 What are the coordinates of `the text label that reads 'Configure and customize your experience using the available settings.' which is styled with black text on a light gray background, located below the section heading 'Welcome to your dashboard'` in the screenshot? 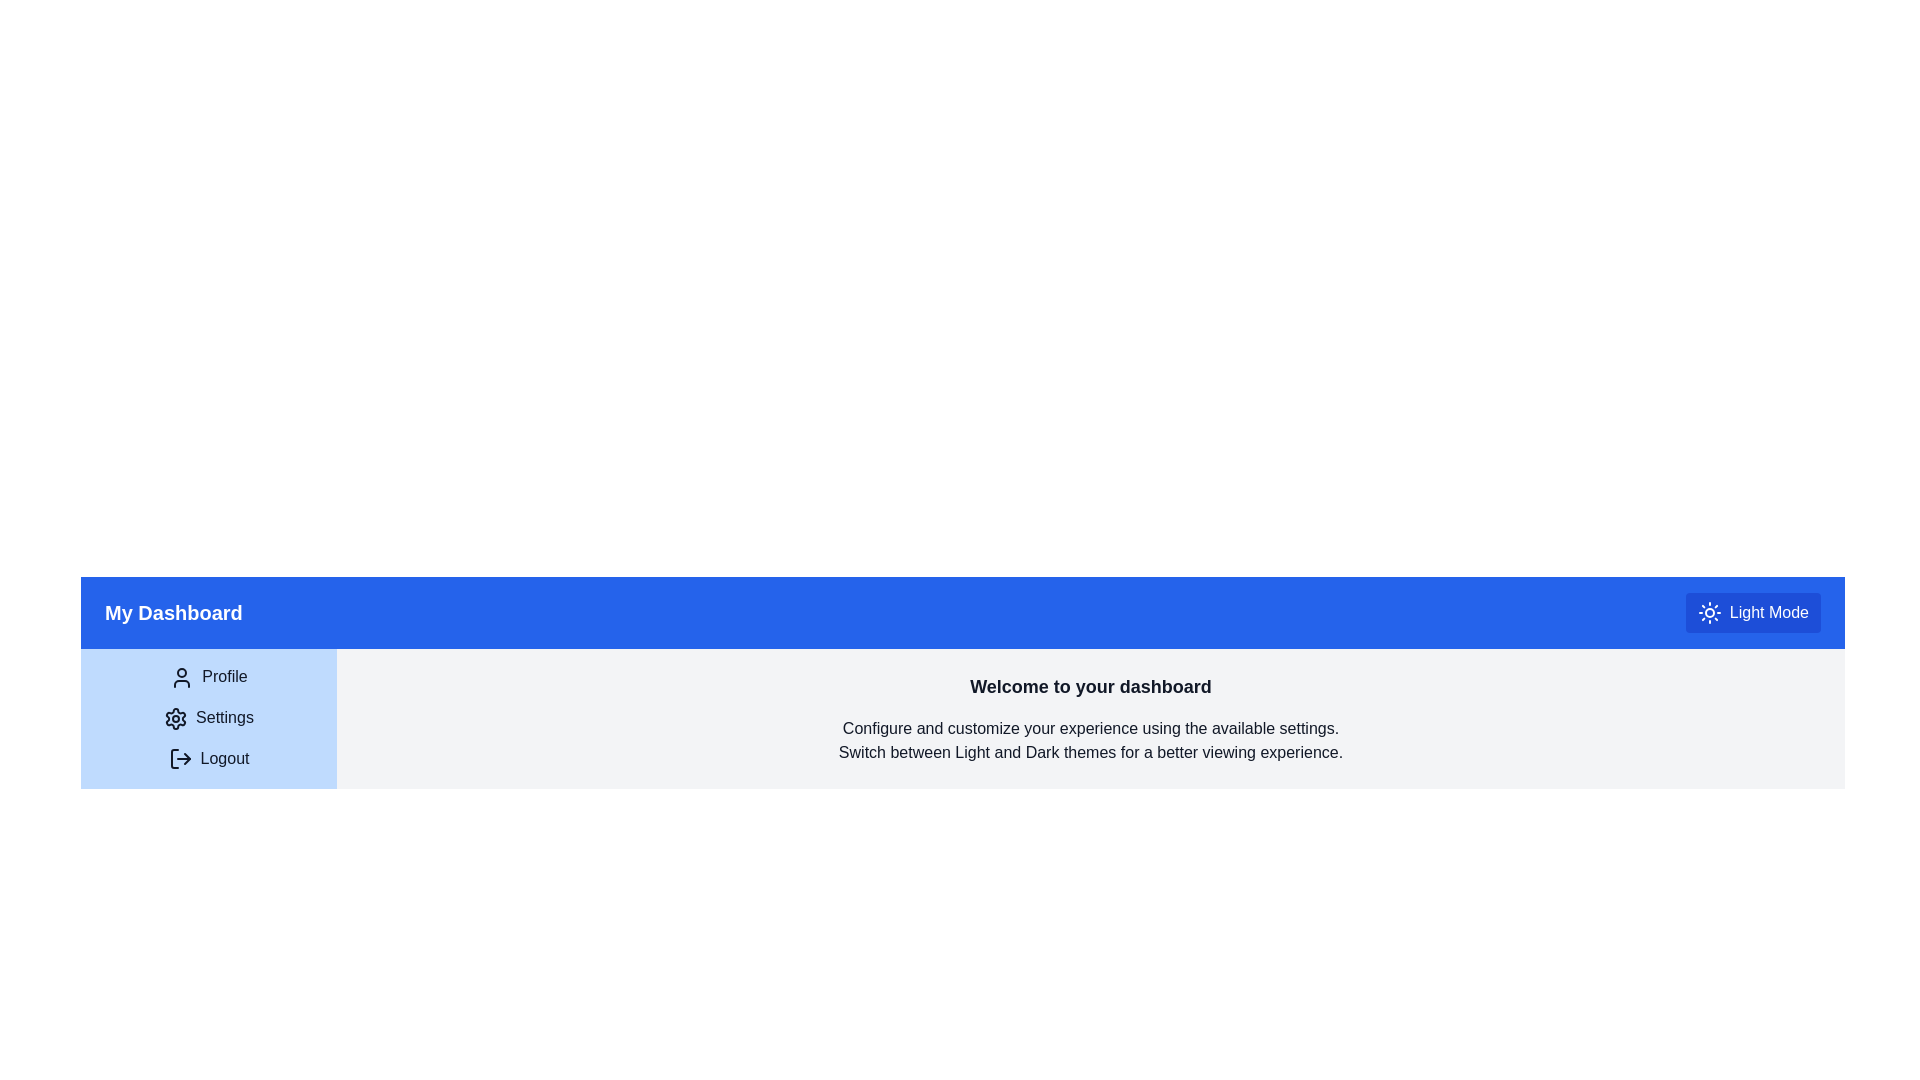 It's located at (1089, 729).